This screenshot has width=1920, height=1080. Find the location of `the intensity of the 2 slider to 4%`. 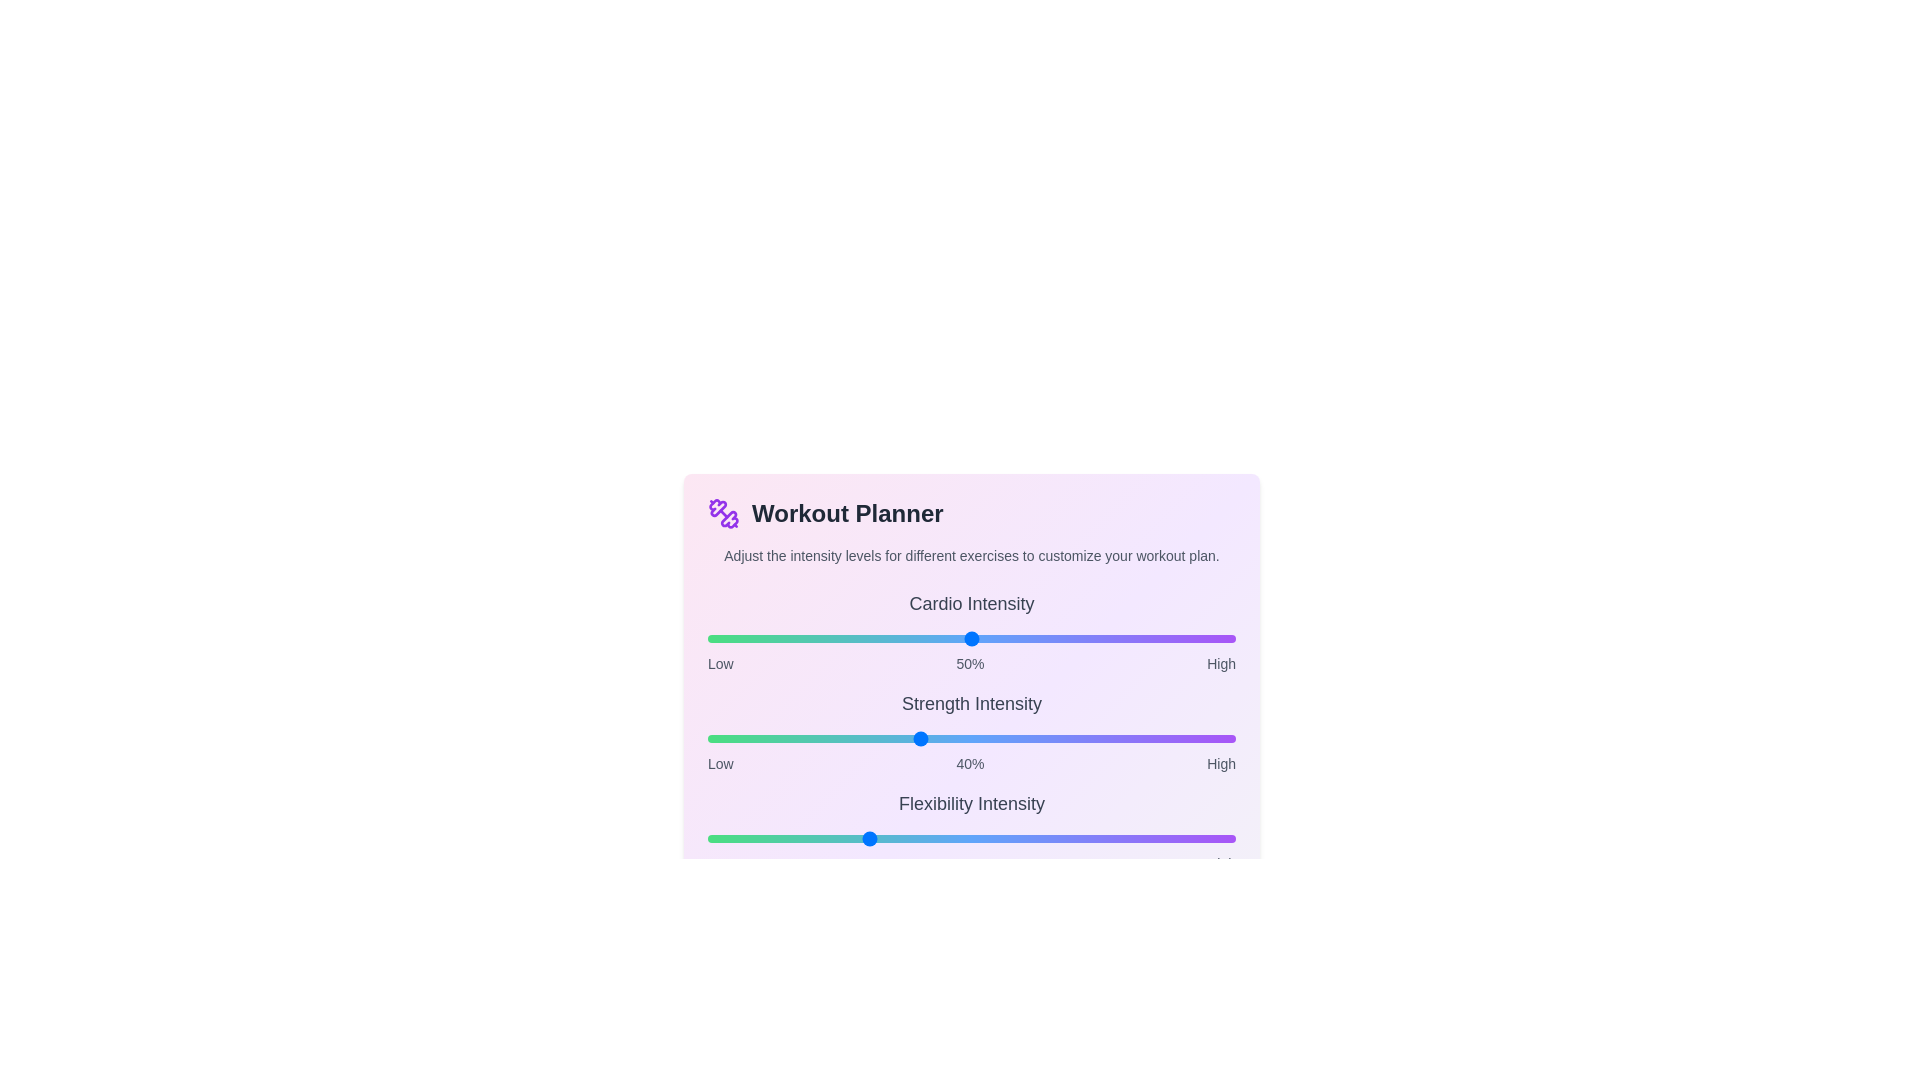

the intensity of the 2 slider to 4% is located at coordinates (728, 839).